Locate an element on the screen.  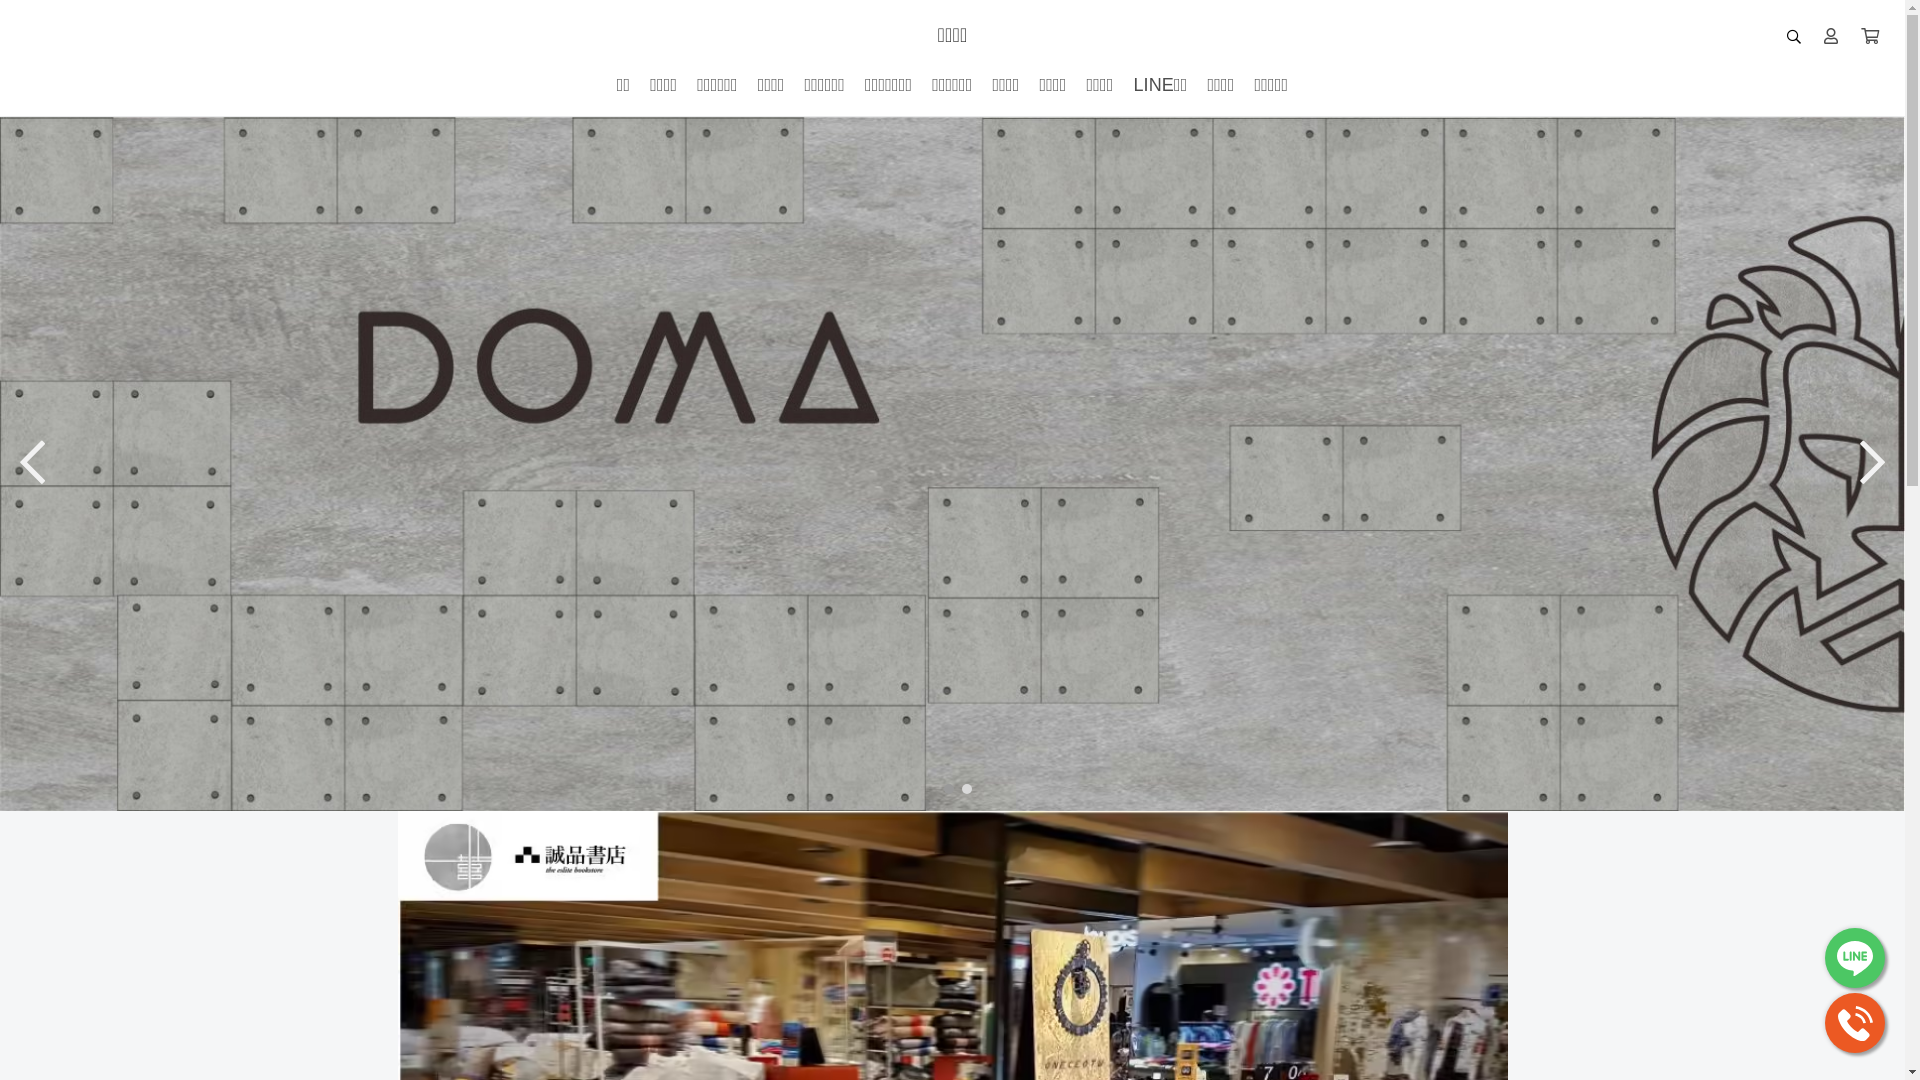
'2' is located at coordinates (954, 786).